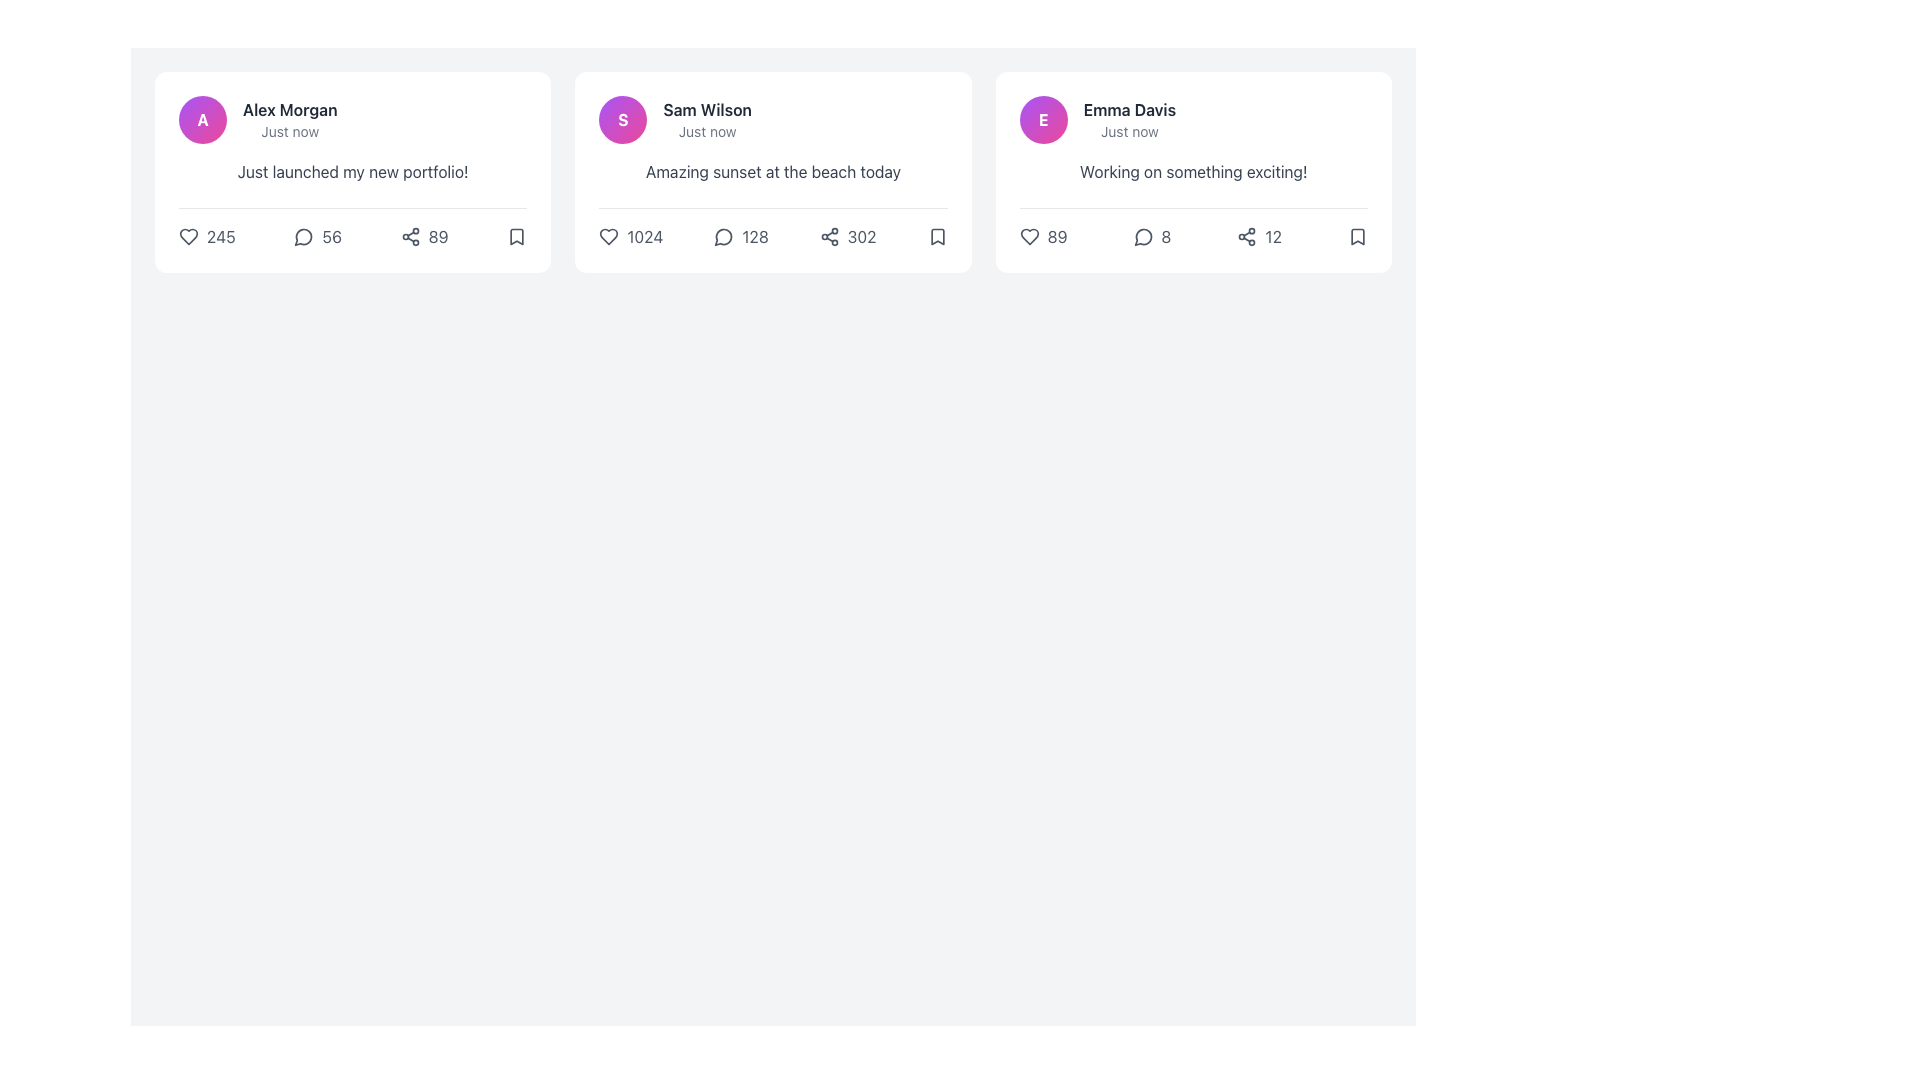  I want to click on the like button located in the horizontal row of interactive items at the bottom of the card, which includes icons for likes, comments, and shares, so click(1193, 227).